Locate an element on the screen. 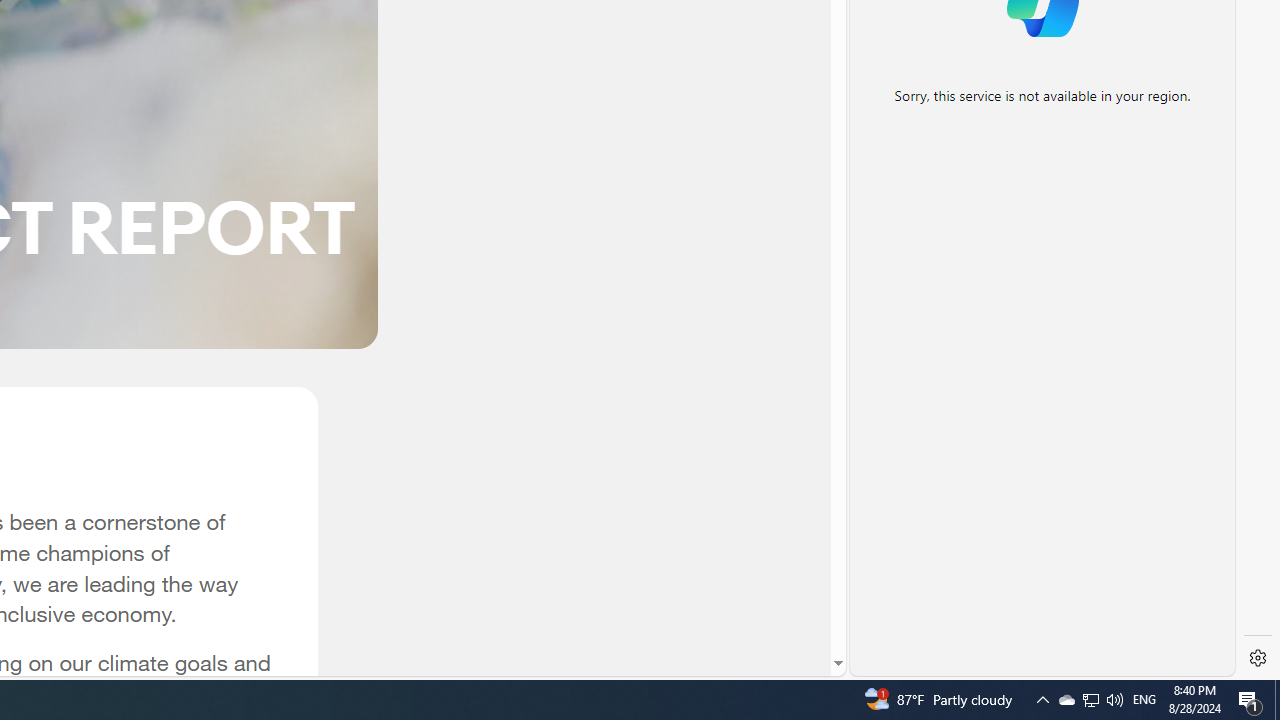 The width and height of the screenshot is (1280, 720). 'Settings' is located at coordinates (1257, 658).